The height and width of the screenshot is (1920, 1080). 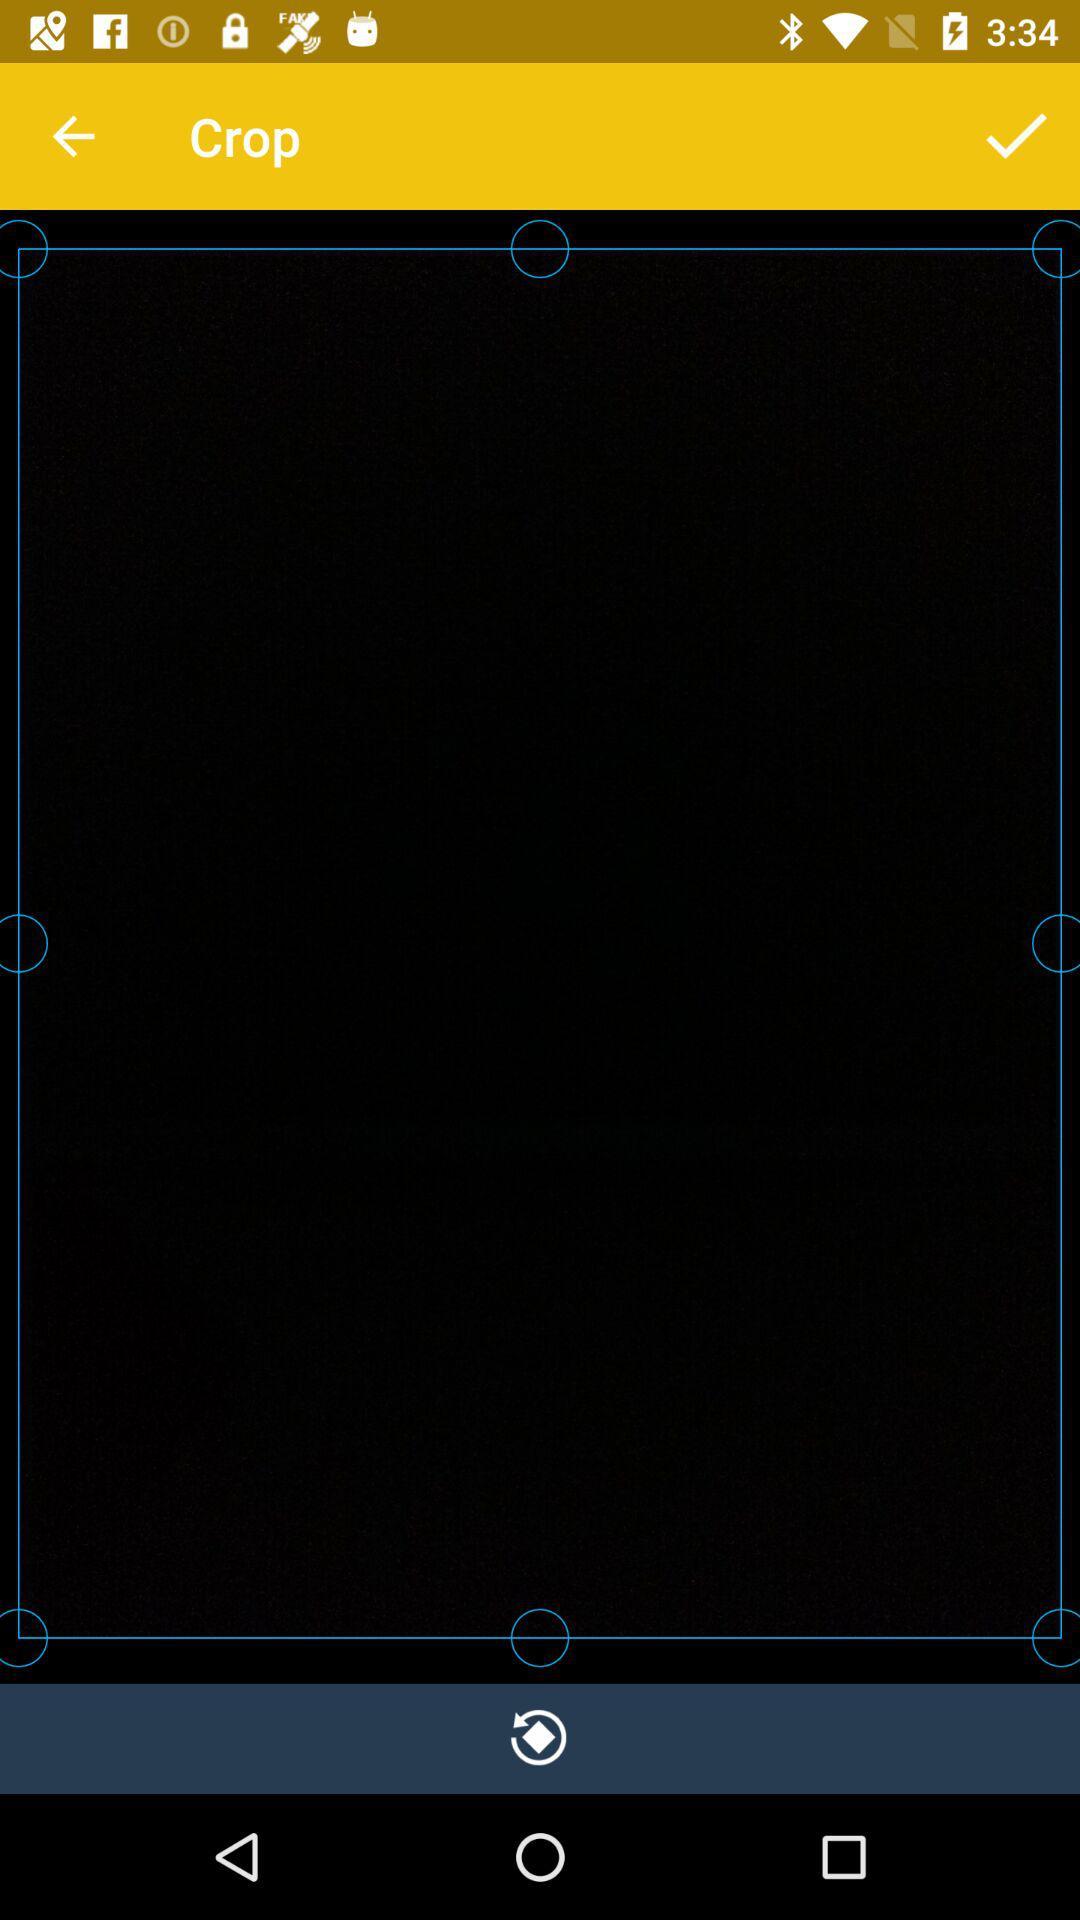 I want to click on refresh screen button, so click(x=540, y=1737).